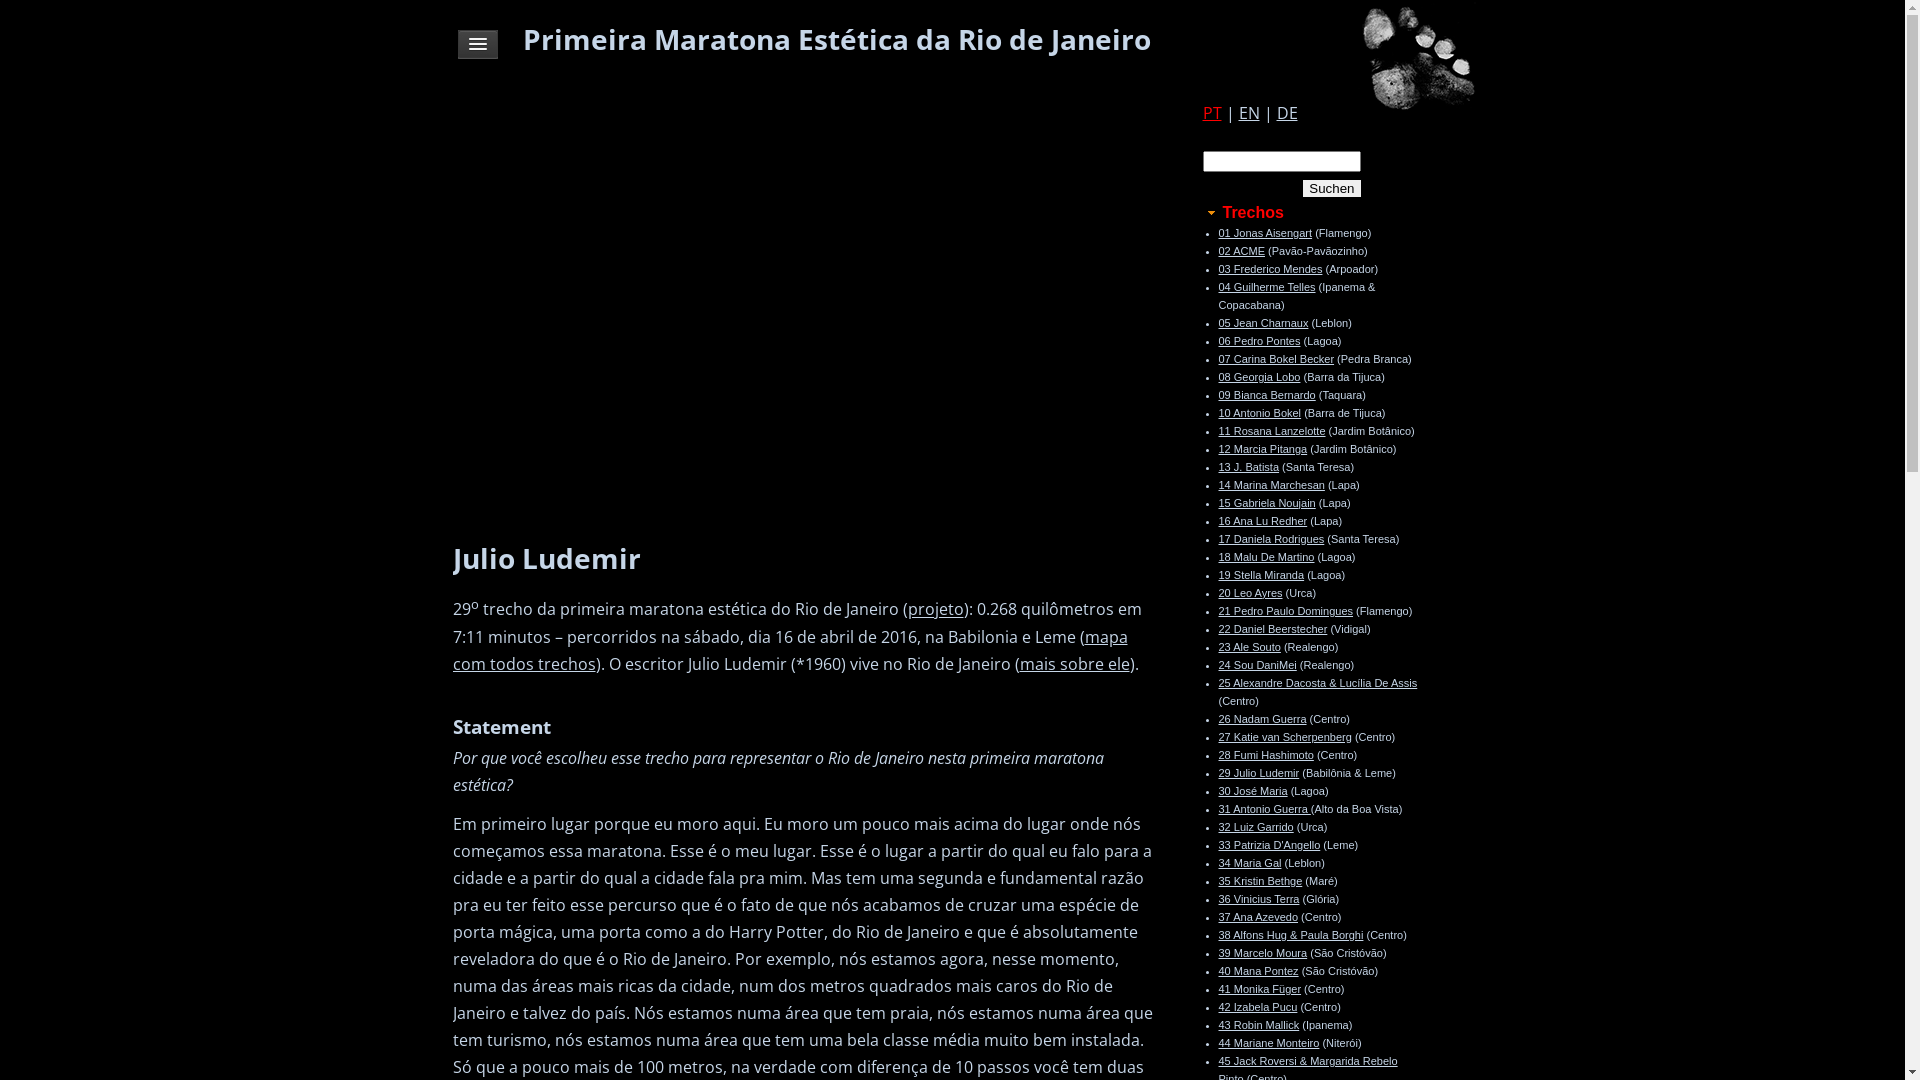 Image resolution: width=1920 pixels, height=1080 pixels. Describe the element at coordinates (1217, 970) in the screenshot. I see `'40 Mana Pontez'` at that location.